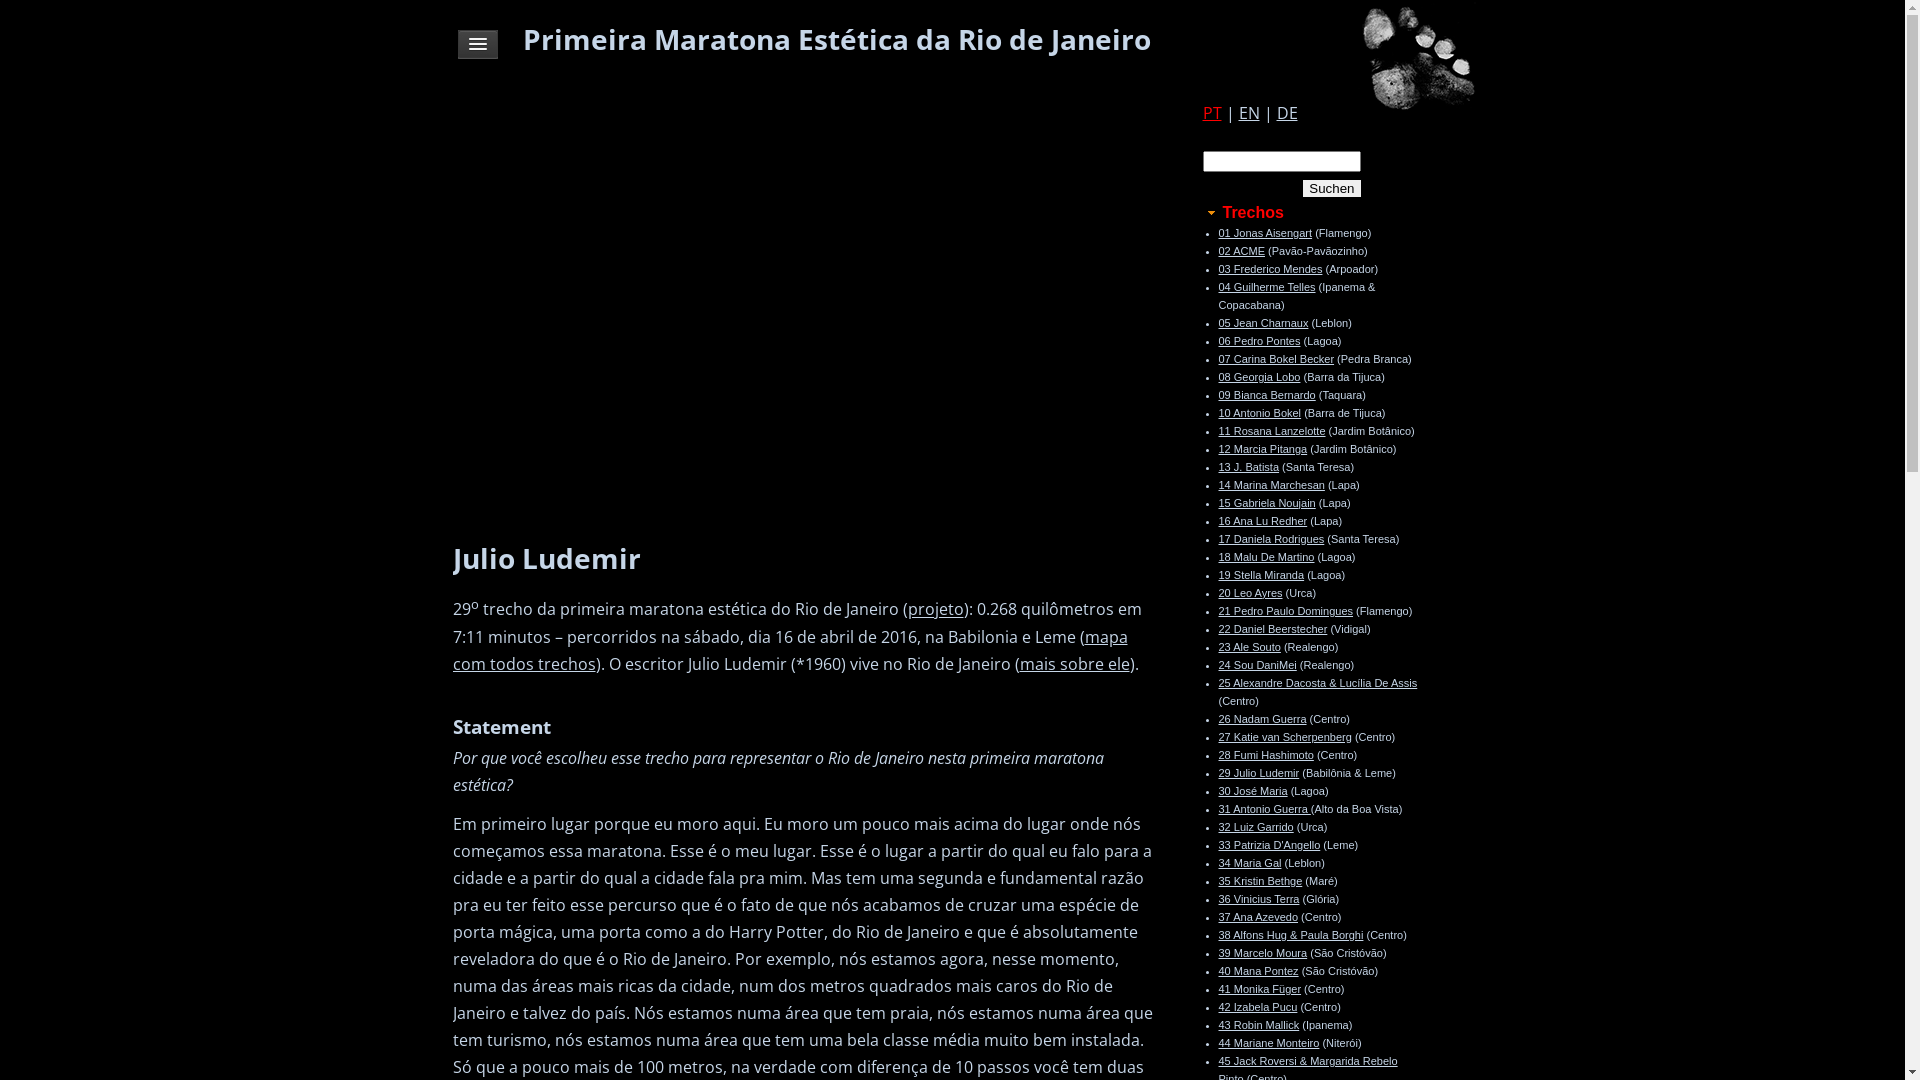 Image resolution: width=1920 pixels, height=1080 pixels. Describe the element at coordinates (1217, 970) in the screenshot. I see `'40 Mana Pontez'` at that location.